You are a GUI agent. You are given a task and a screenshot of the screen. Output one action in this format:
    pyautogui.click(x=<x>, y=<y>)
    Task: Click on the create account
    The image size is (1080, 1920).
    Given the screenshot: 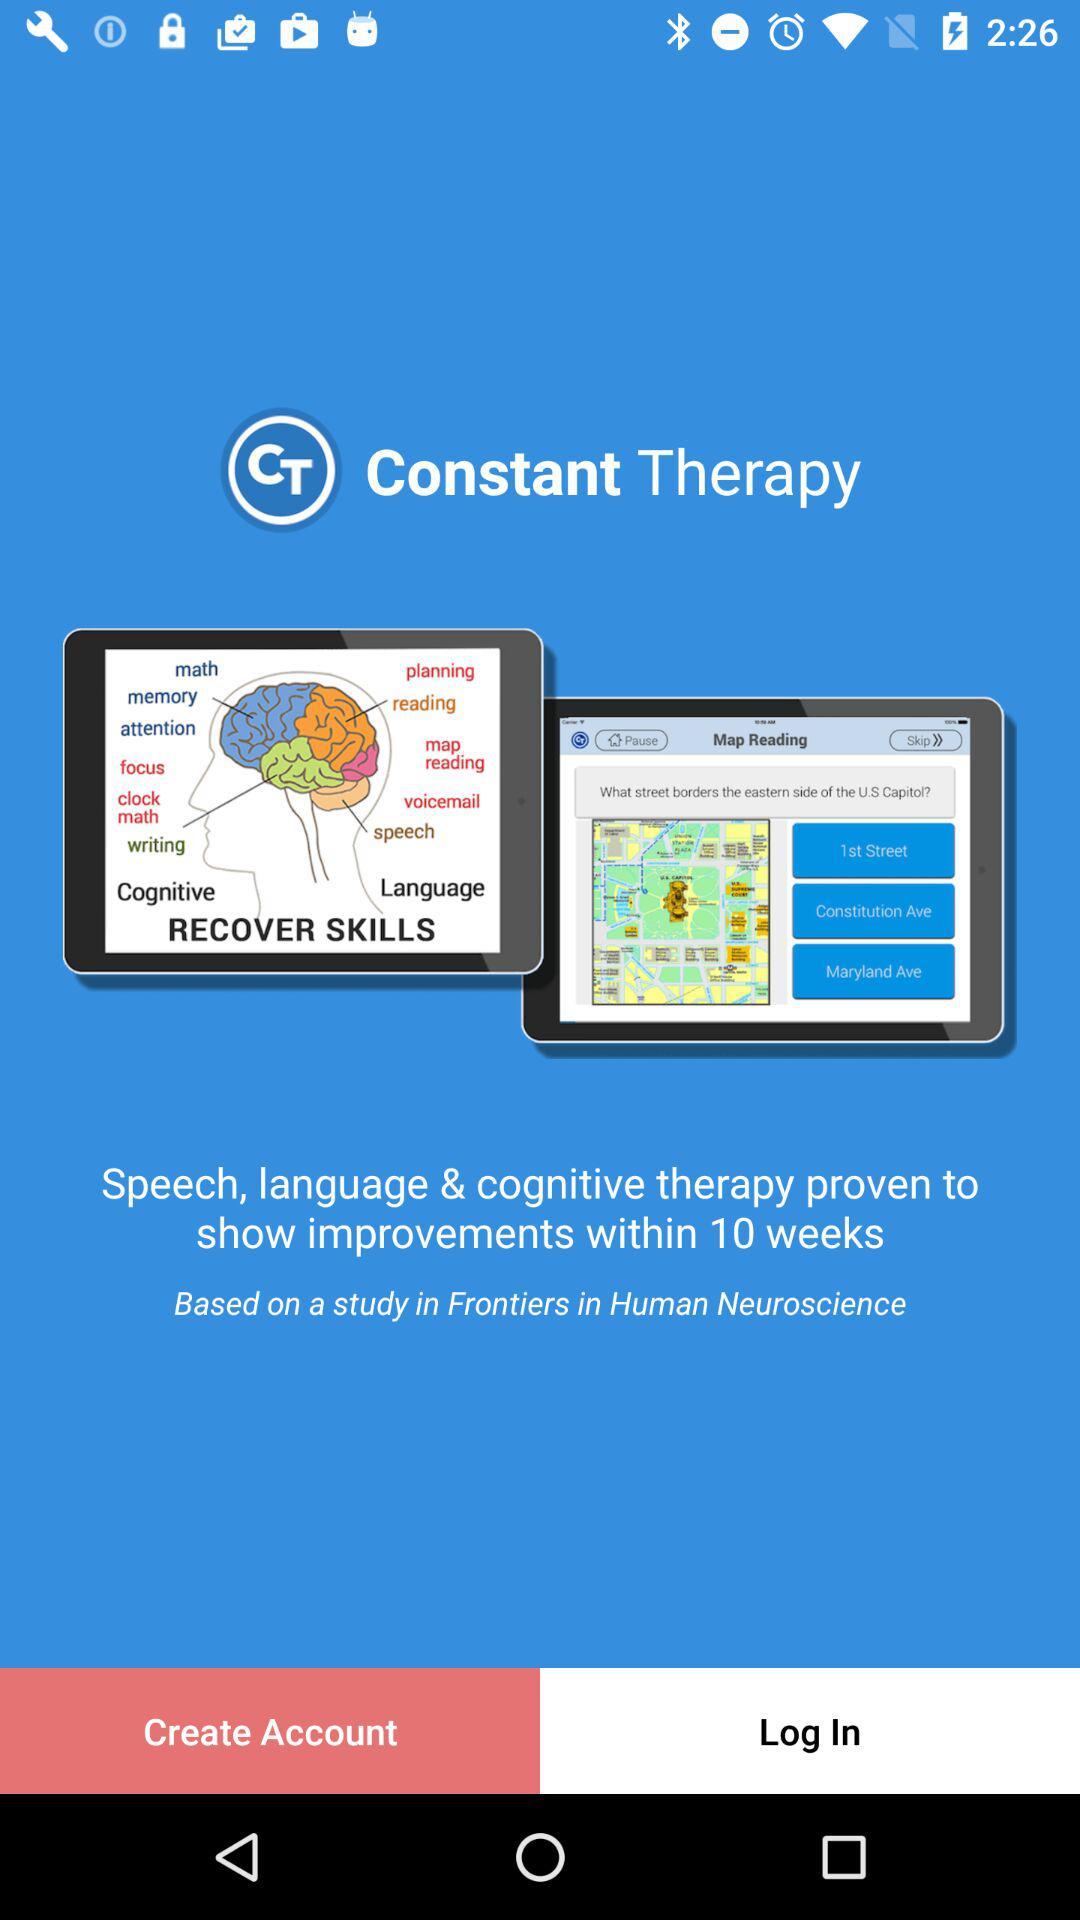 What is the action you would take?
    pyautogui.click(x=270, y=1730)
    